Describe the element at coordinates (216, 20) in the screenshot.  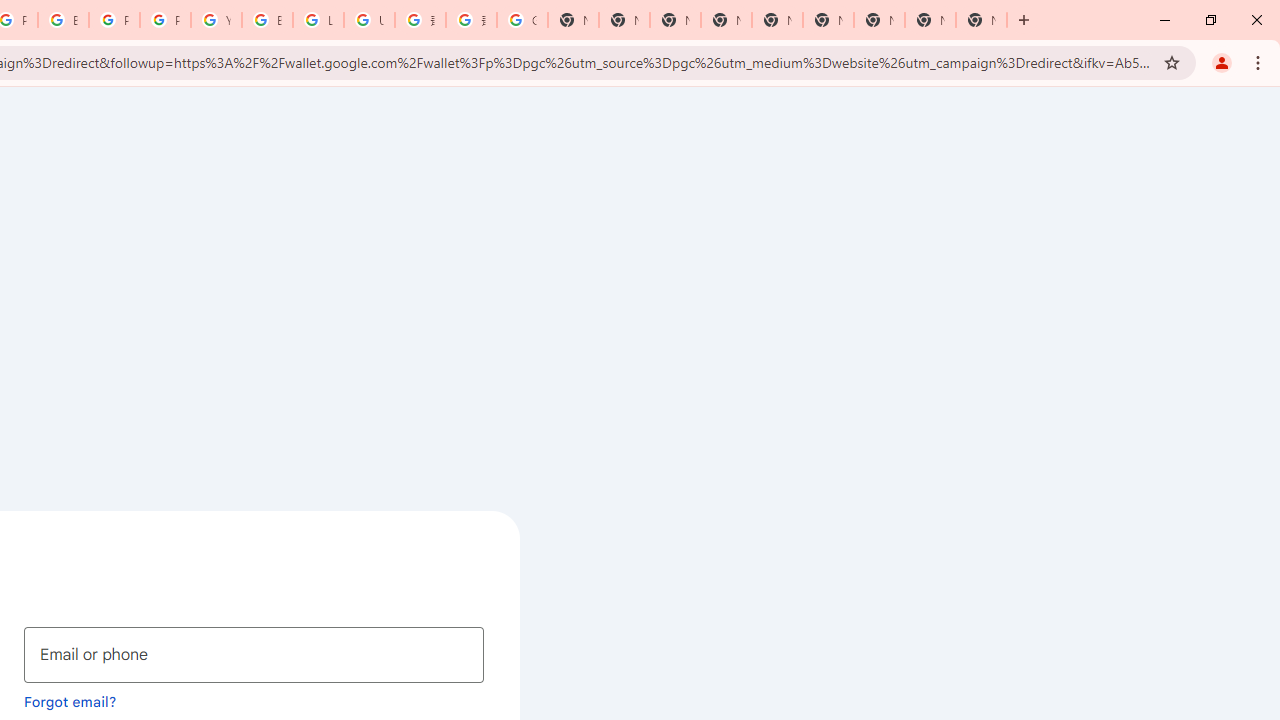
I see `'YouTube'` at that location.